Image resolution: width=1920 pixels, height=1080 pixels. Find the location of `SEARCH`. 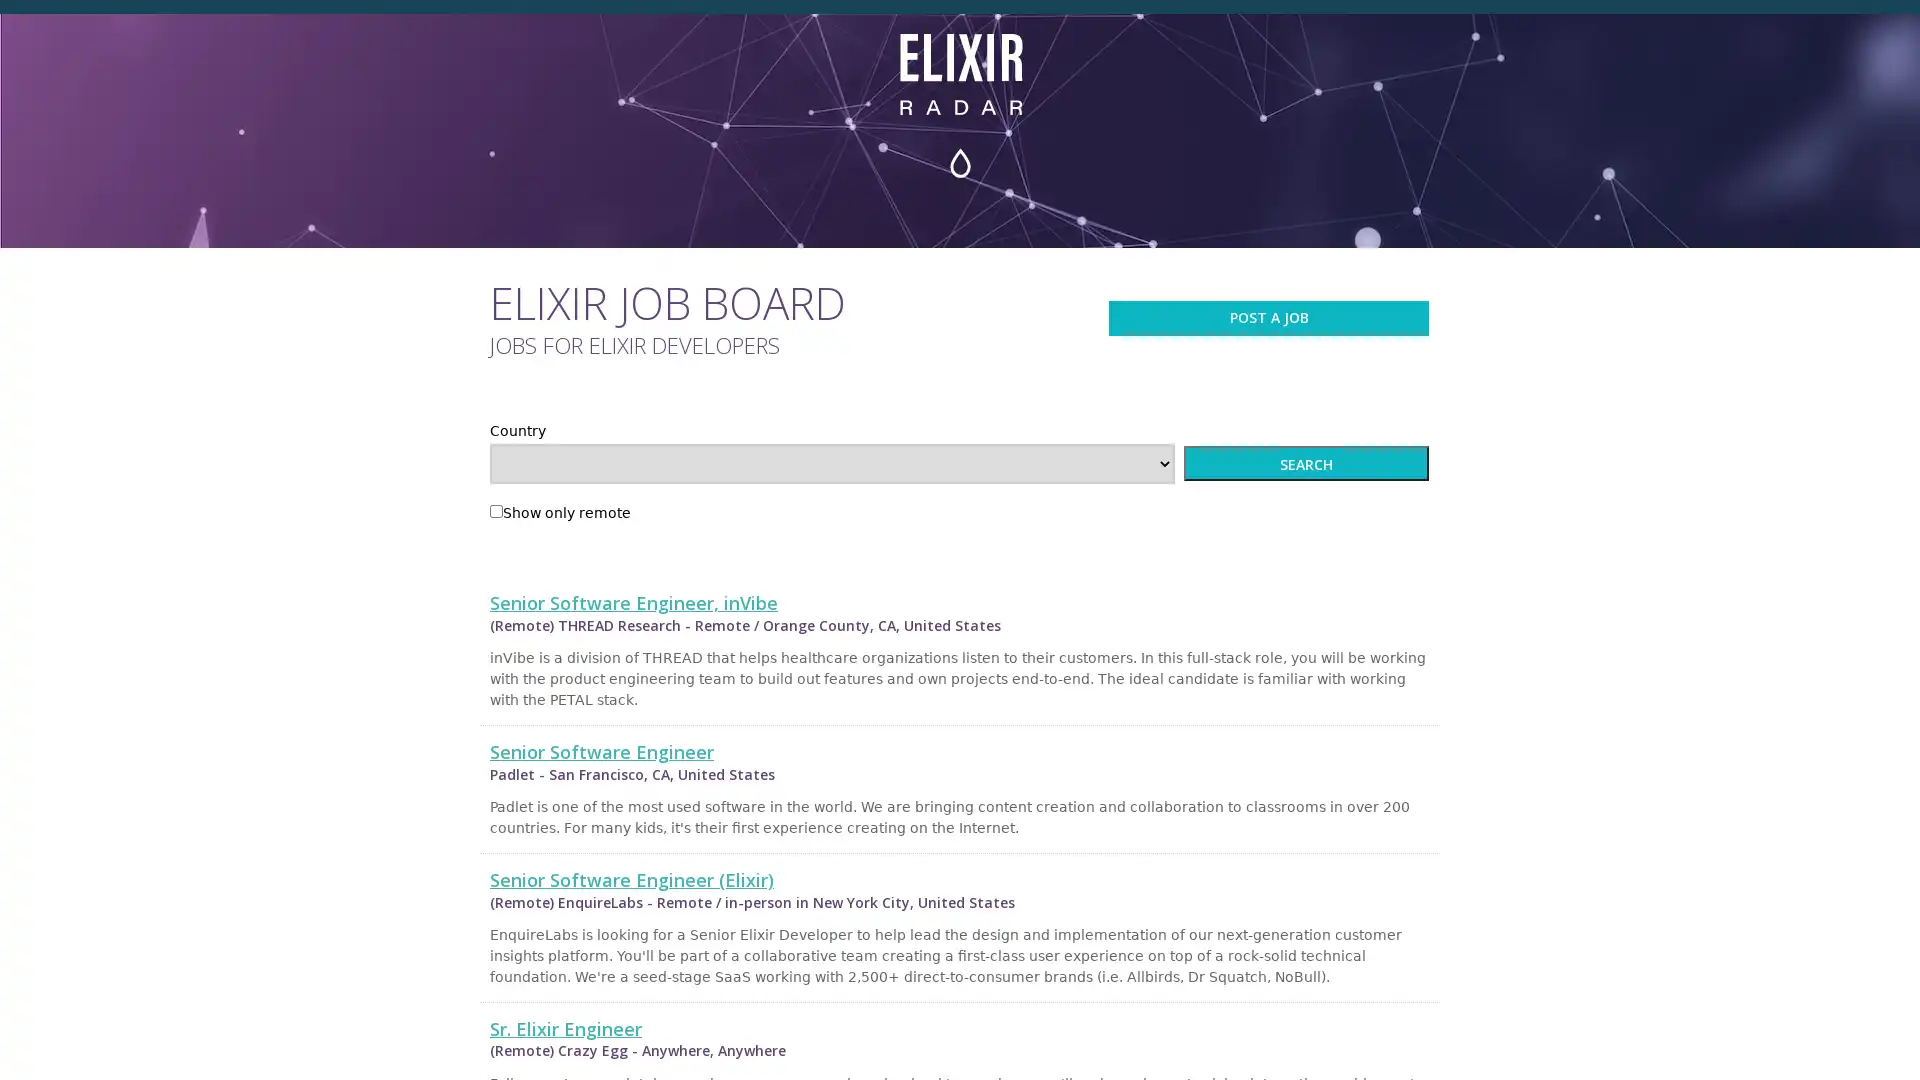

SEARCH is located at coordinates (1306, 462).